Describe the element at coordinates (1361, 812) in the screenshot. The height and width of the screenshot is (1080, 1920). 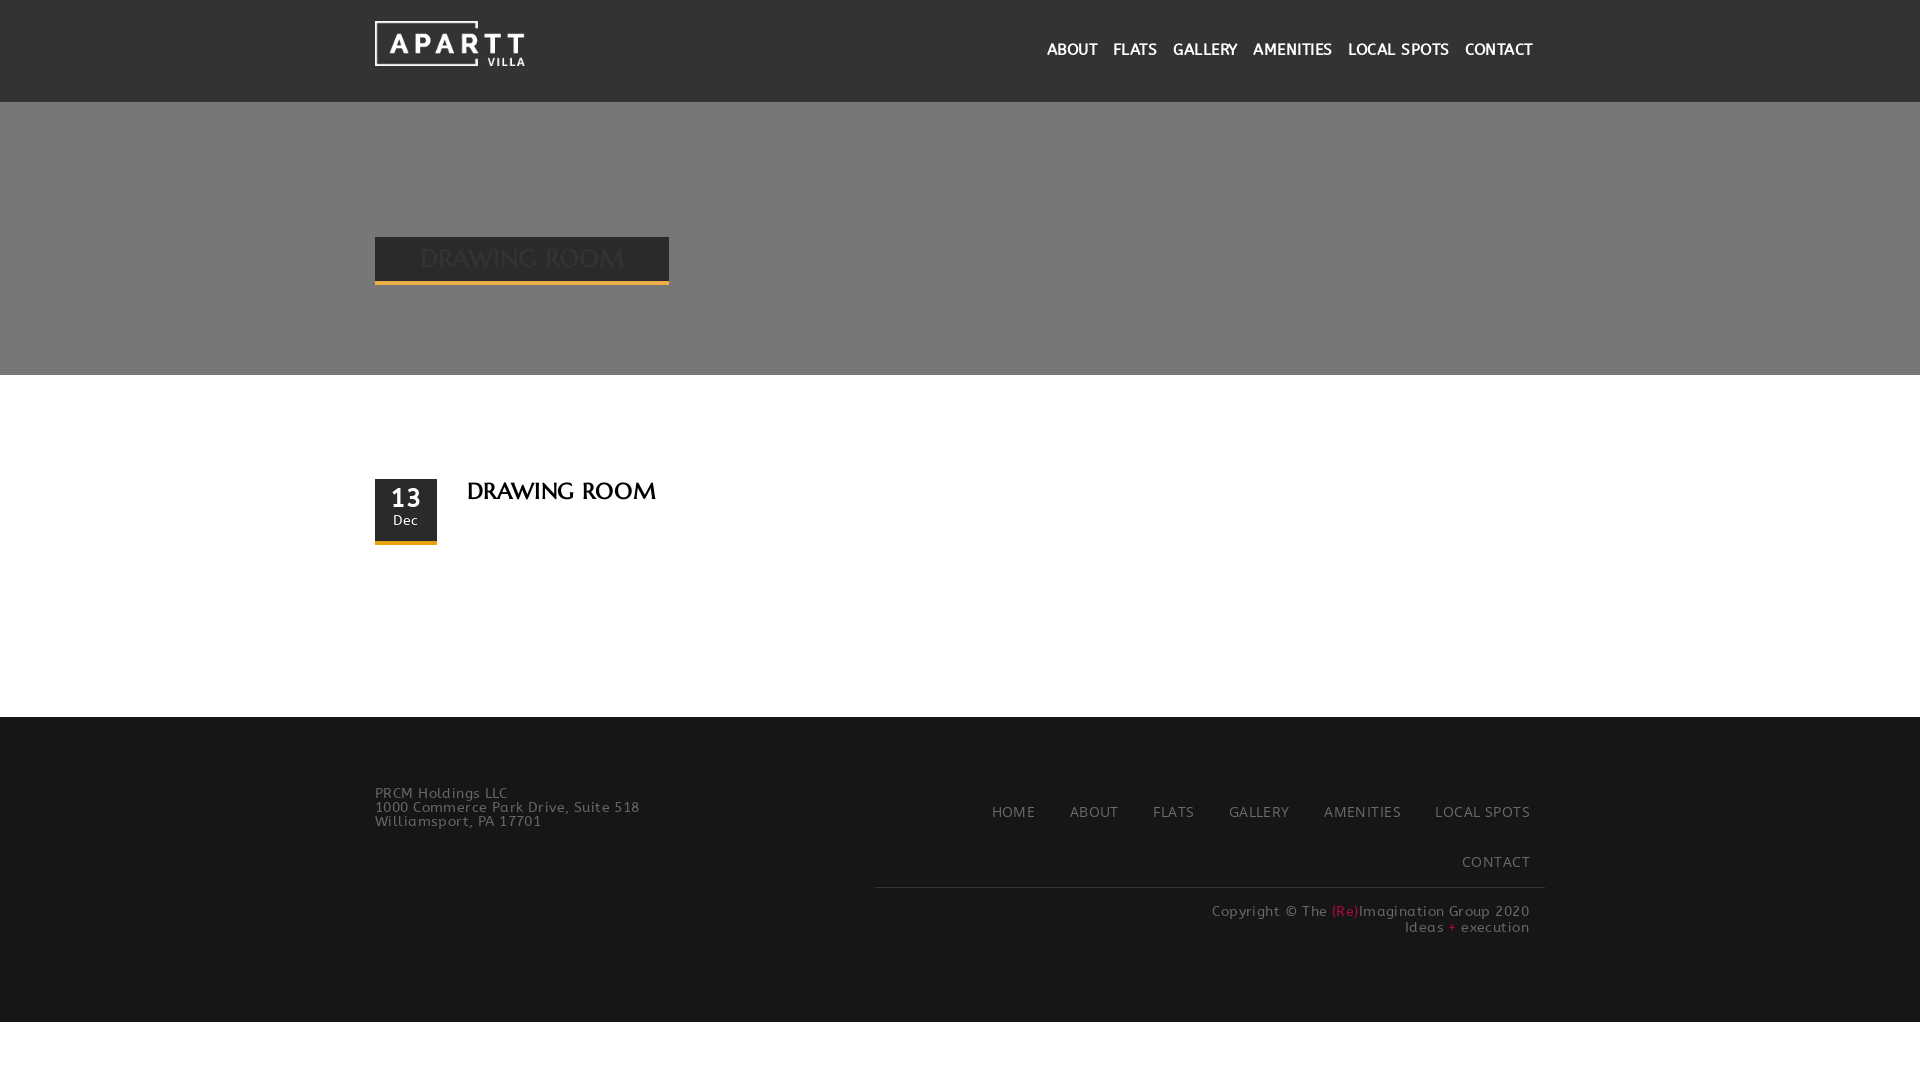
I see `'AMENITIES'` at that location.